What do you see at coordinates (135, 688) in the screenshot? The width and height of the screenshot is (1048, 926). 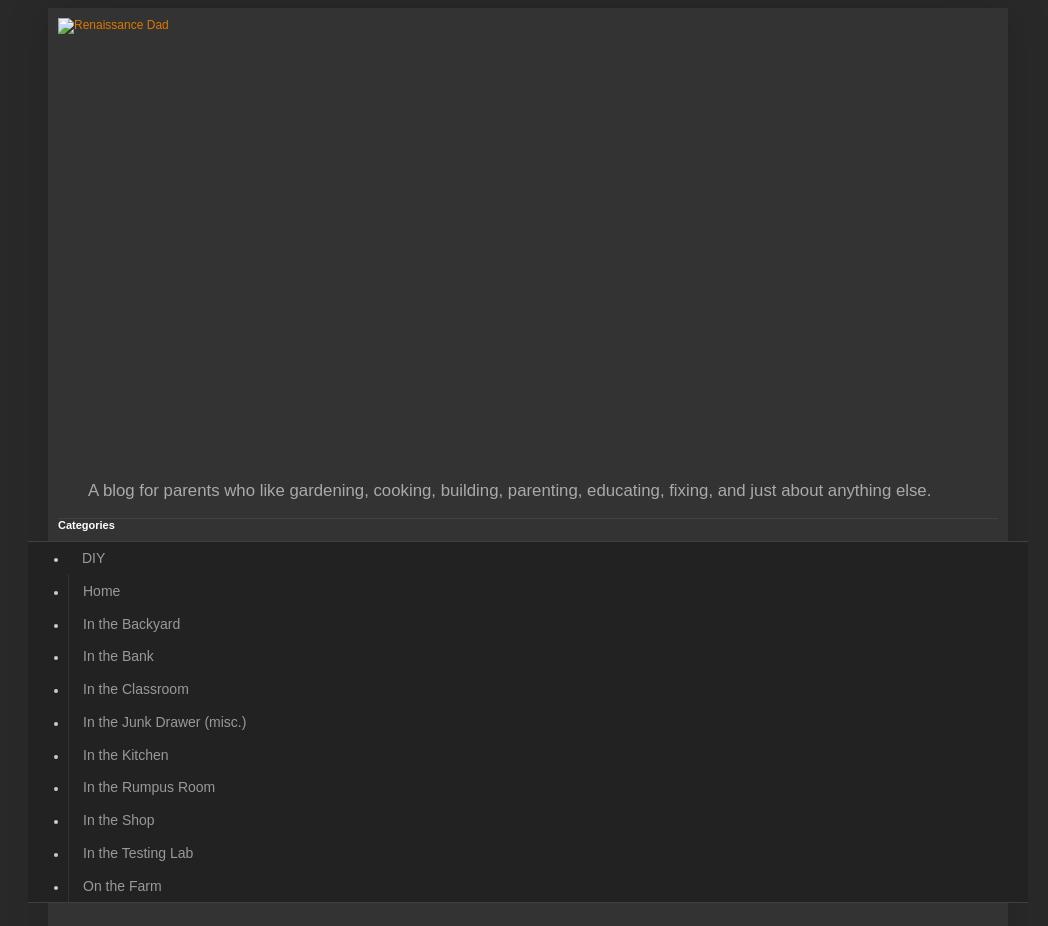 I see `'In the Classroom'` at bounding box center [135, 688].